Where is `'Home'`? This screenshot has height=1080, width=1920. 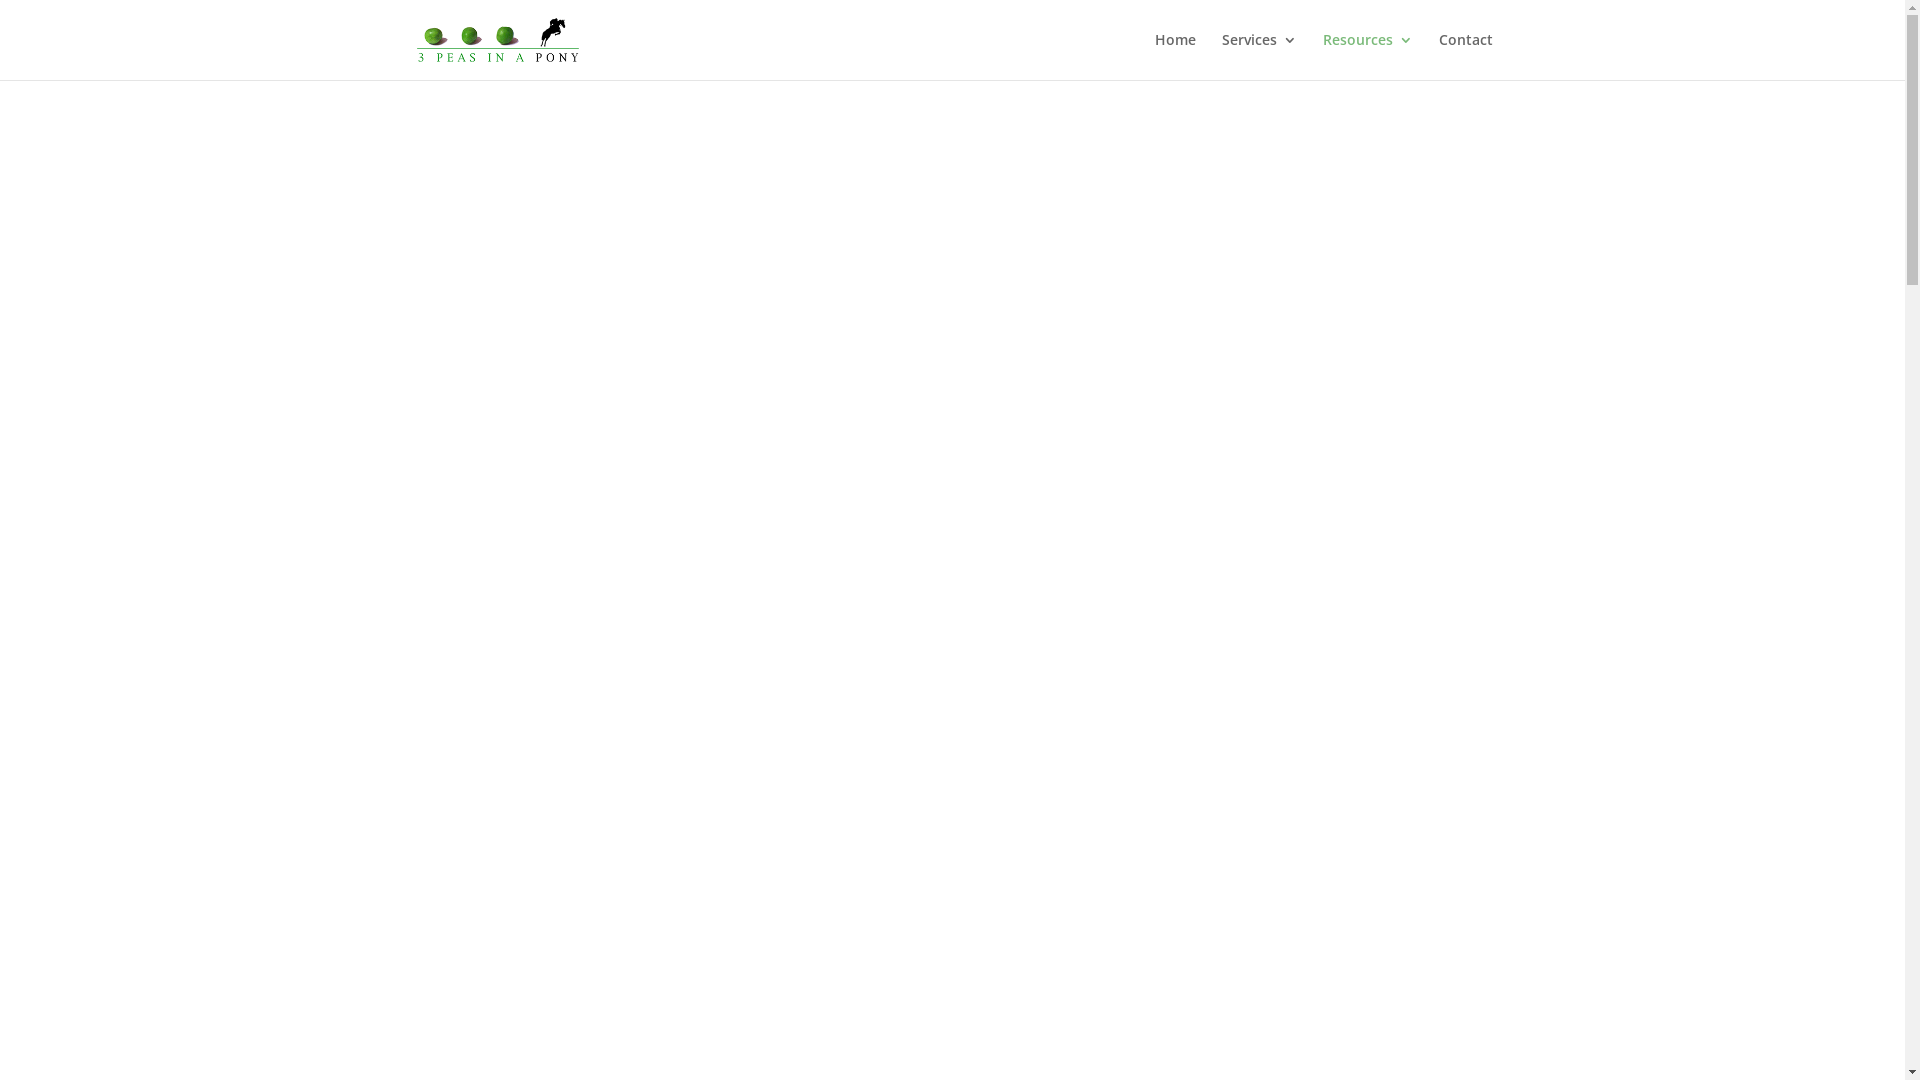 'Home' is located at coordinates (1174, 55).